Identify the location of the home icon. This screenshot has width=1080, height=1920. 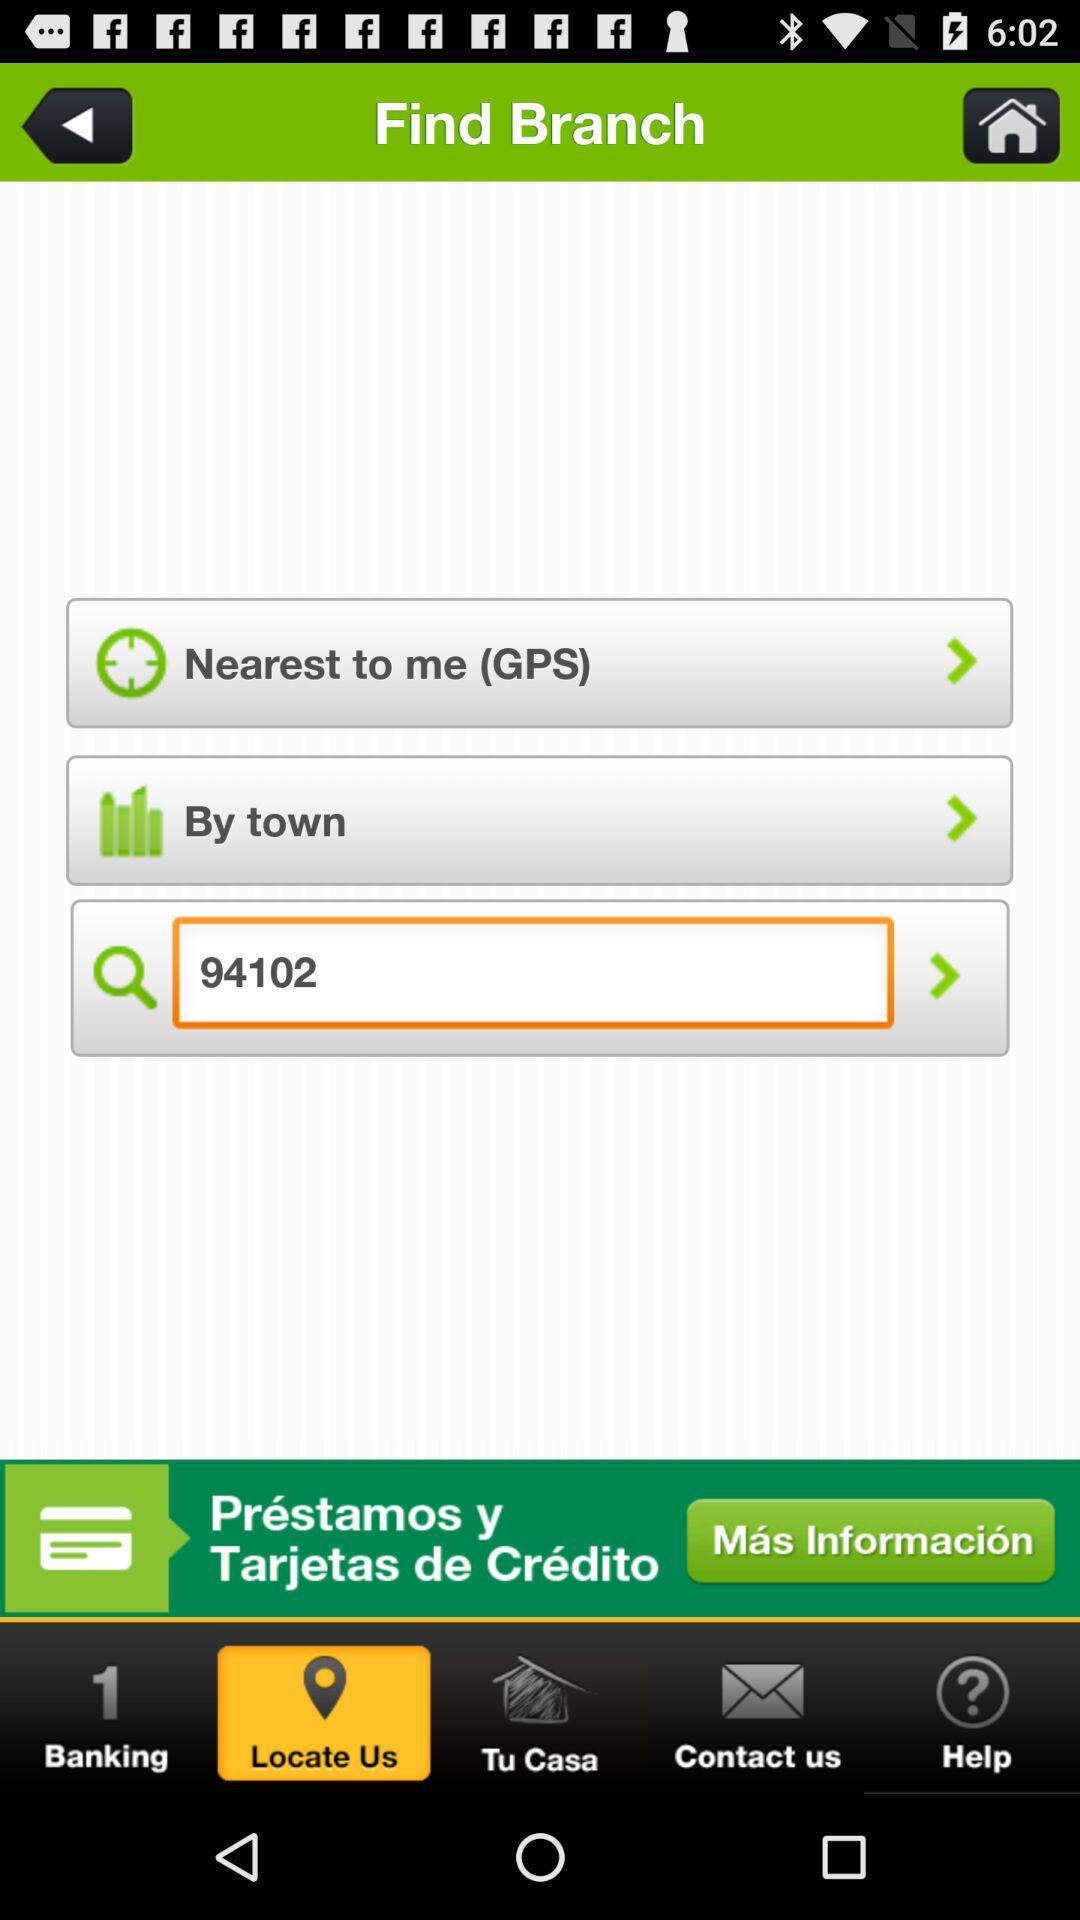
(540, 1828).